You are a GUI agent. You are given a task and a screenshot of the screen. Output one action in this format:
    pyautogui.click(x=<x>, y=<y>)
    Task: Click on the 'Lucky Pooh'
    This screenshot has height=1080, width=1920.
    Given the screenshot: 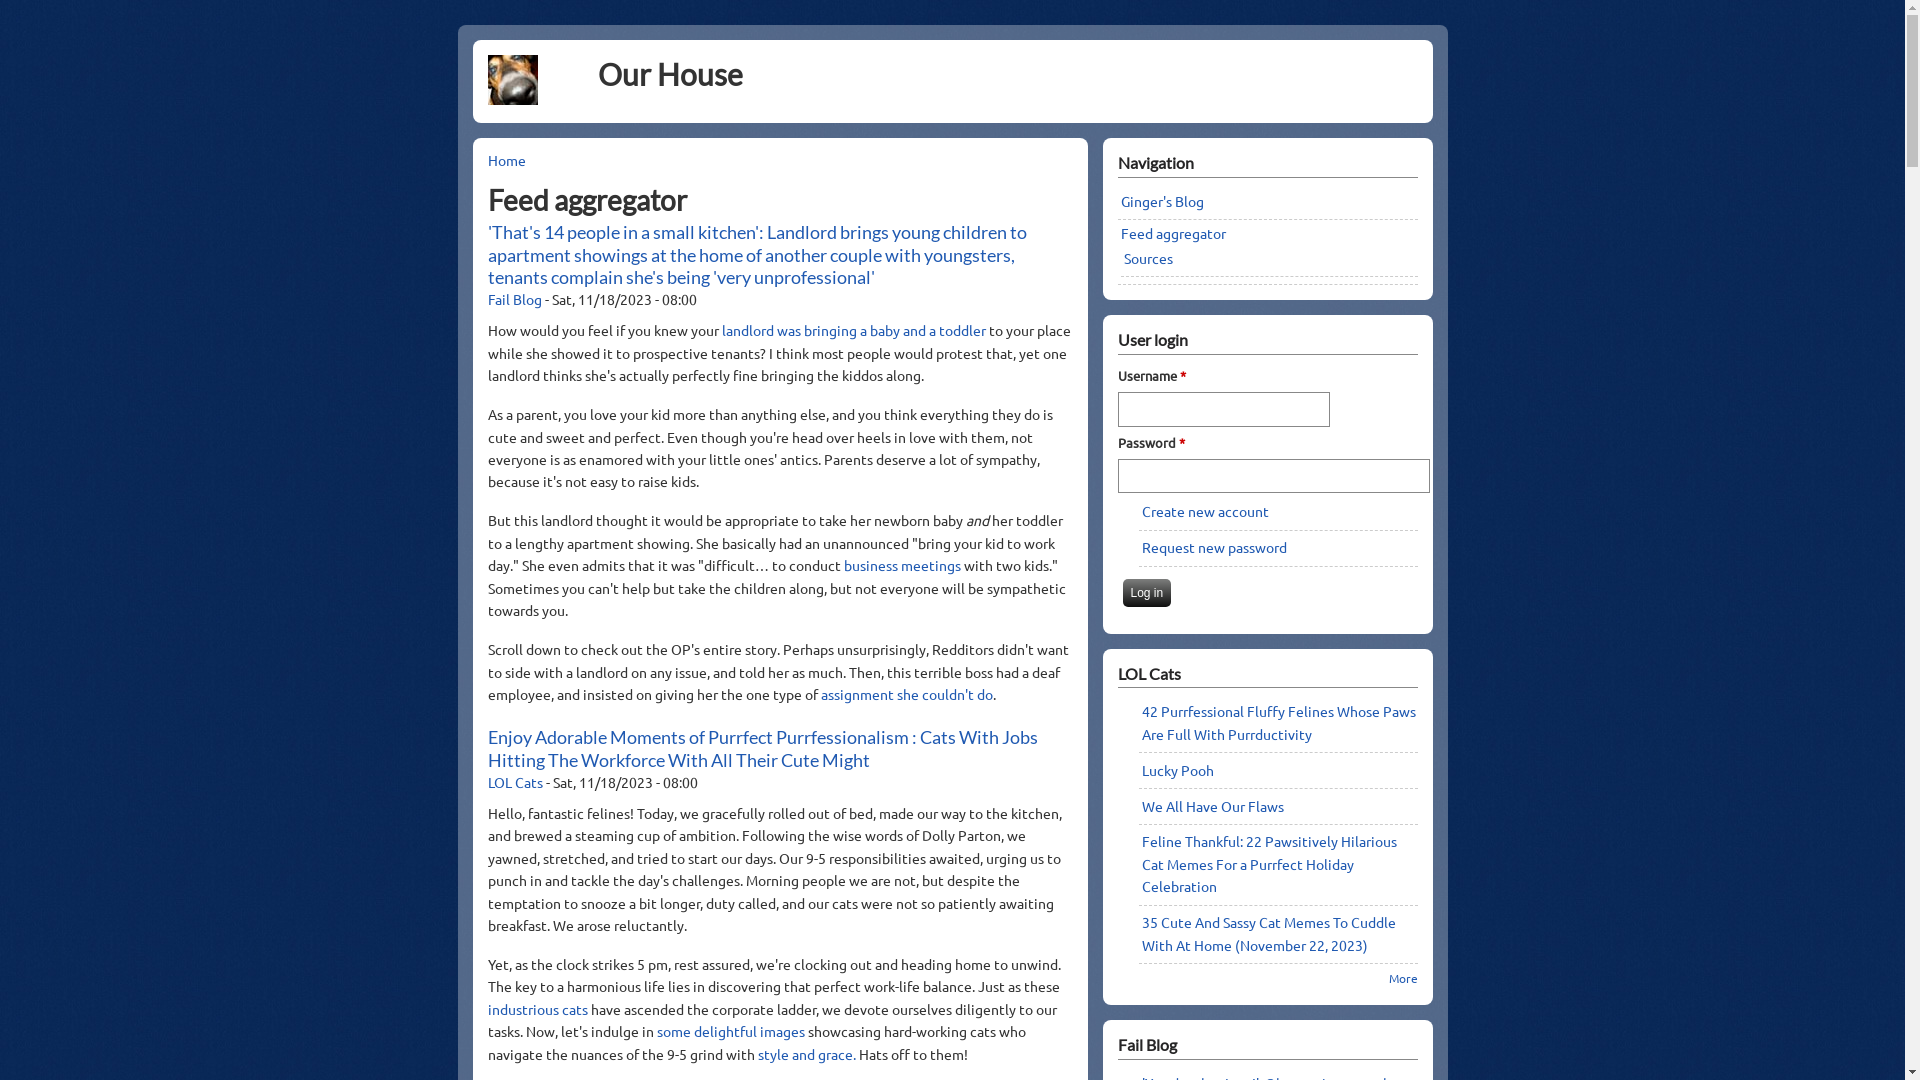 What is the action you would take?
    pyautogui.click(x=1177, y=769)
    